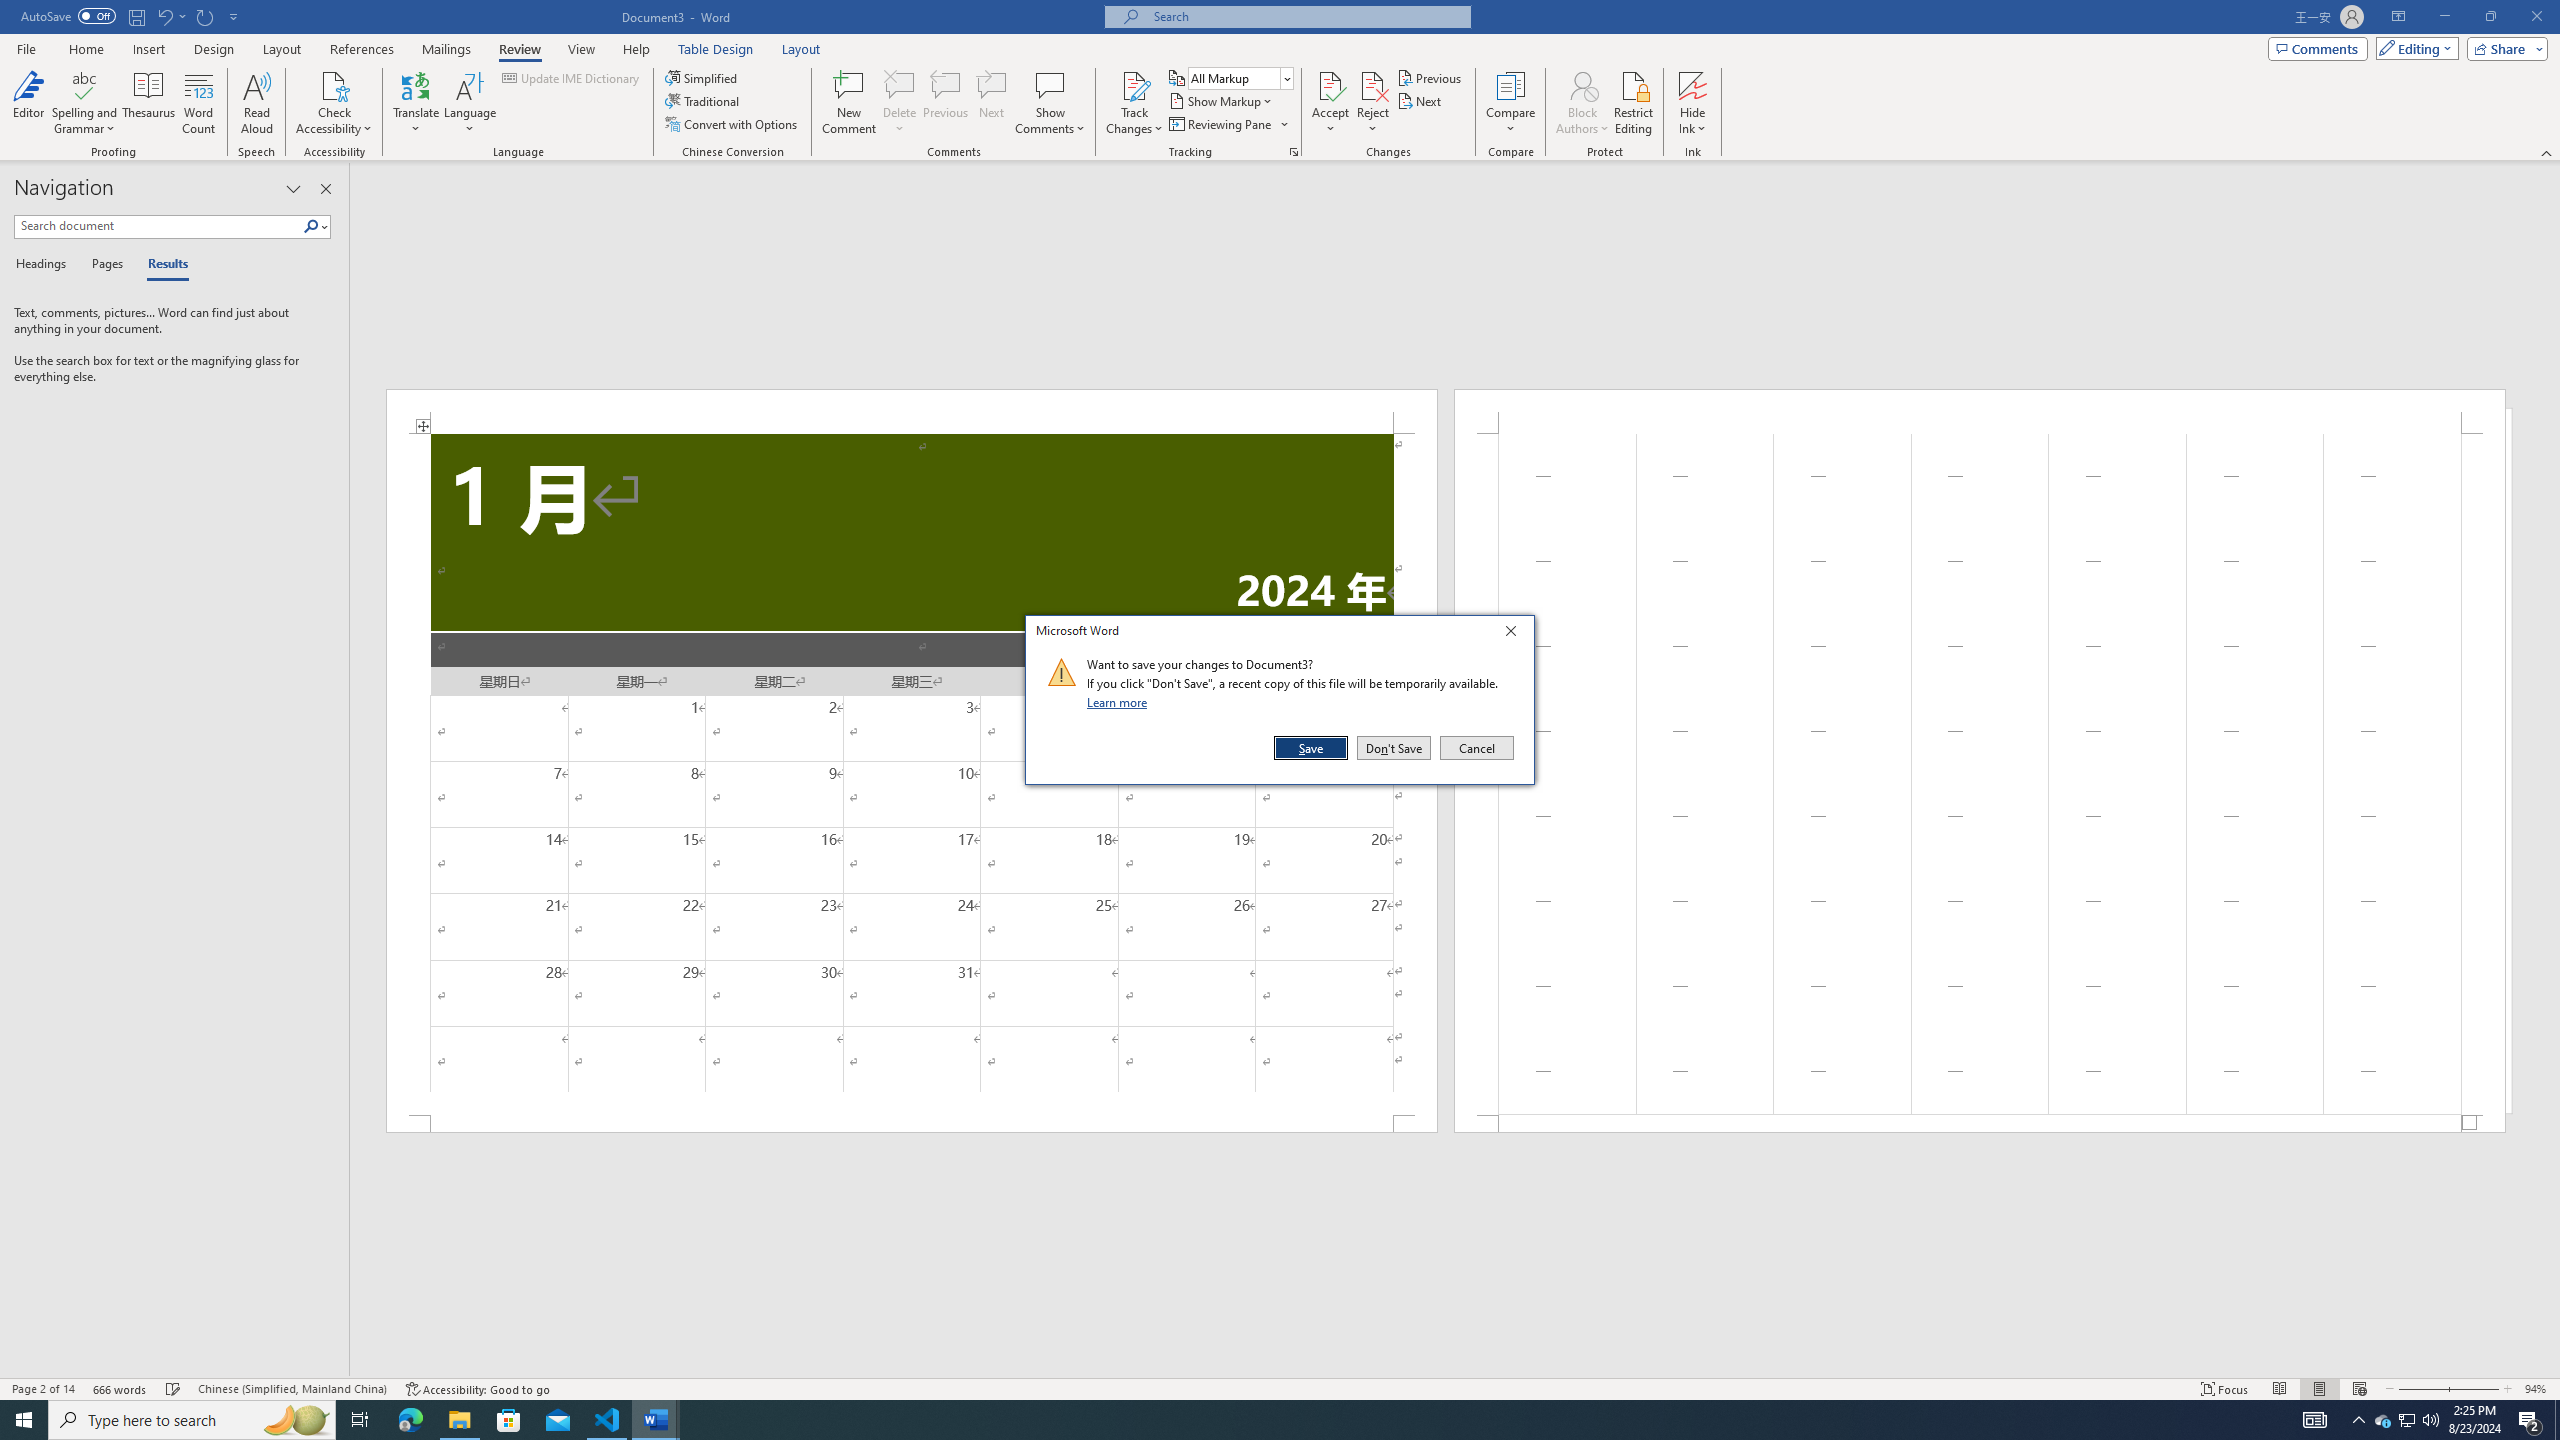 The width and height of the screenshot is (2560, 1440). I want to click on 'Delete', so click(898, 84).